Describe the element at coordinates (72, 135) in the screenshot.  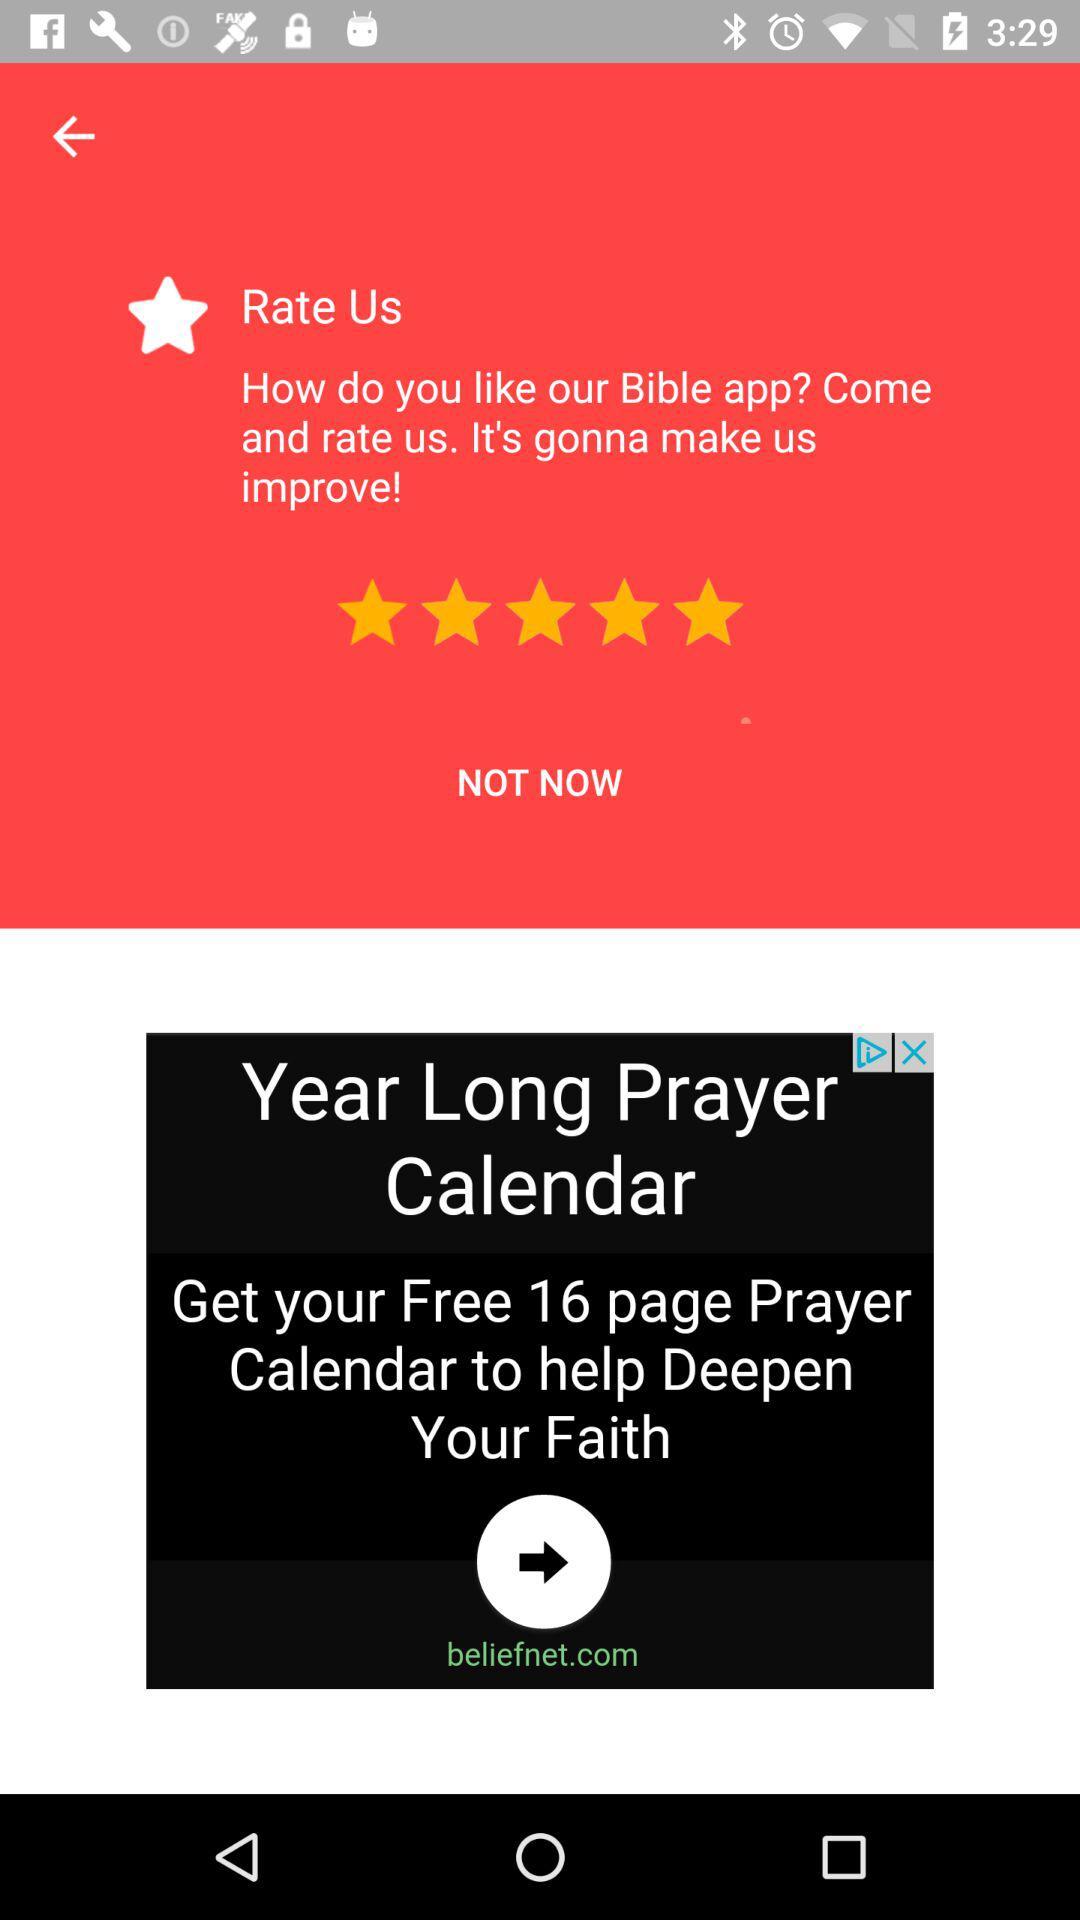
I see `the arrow_backward icon` at that location.